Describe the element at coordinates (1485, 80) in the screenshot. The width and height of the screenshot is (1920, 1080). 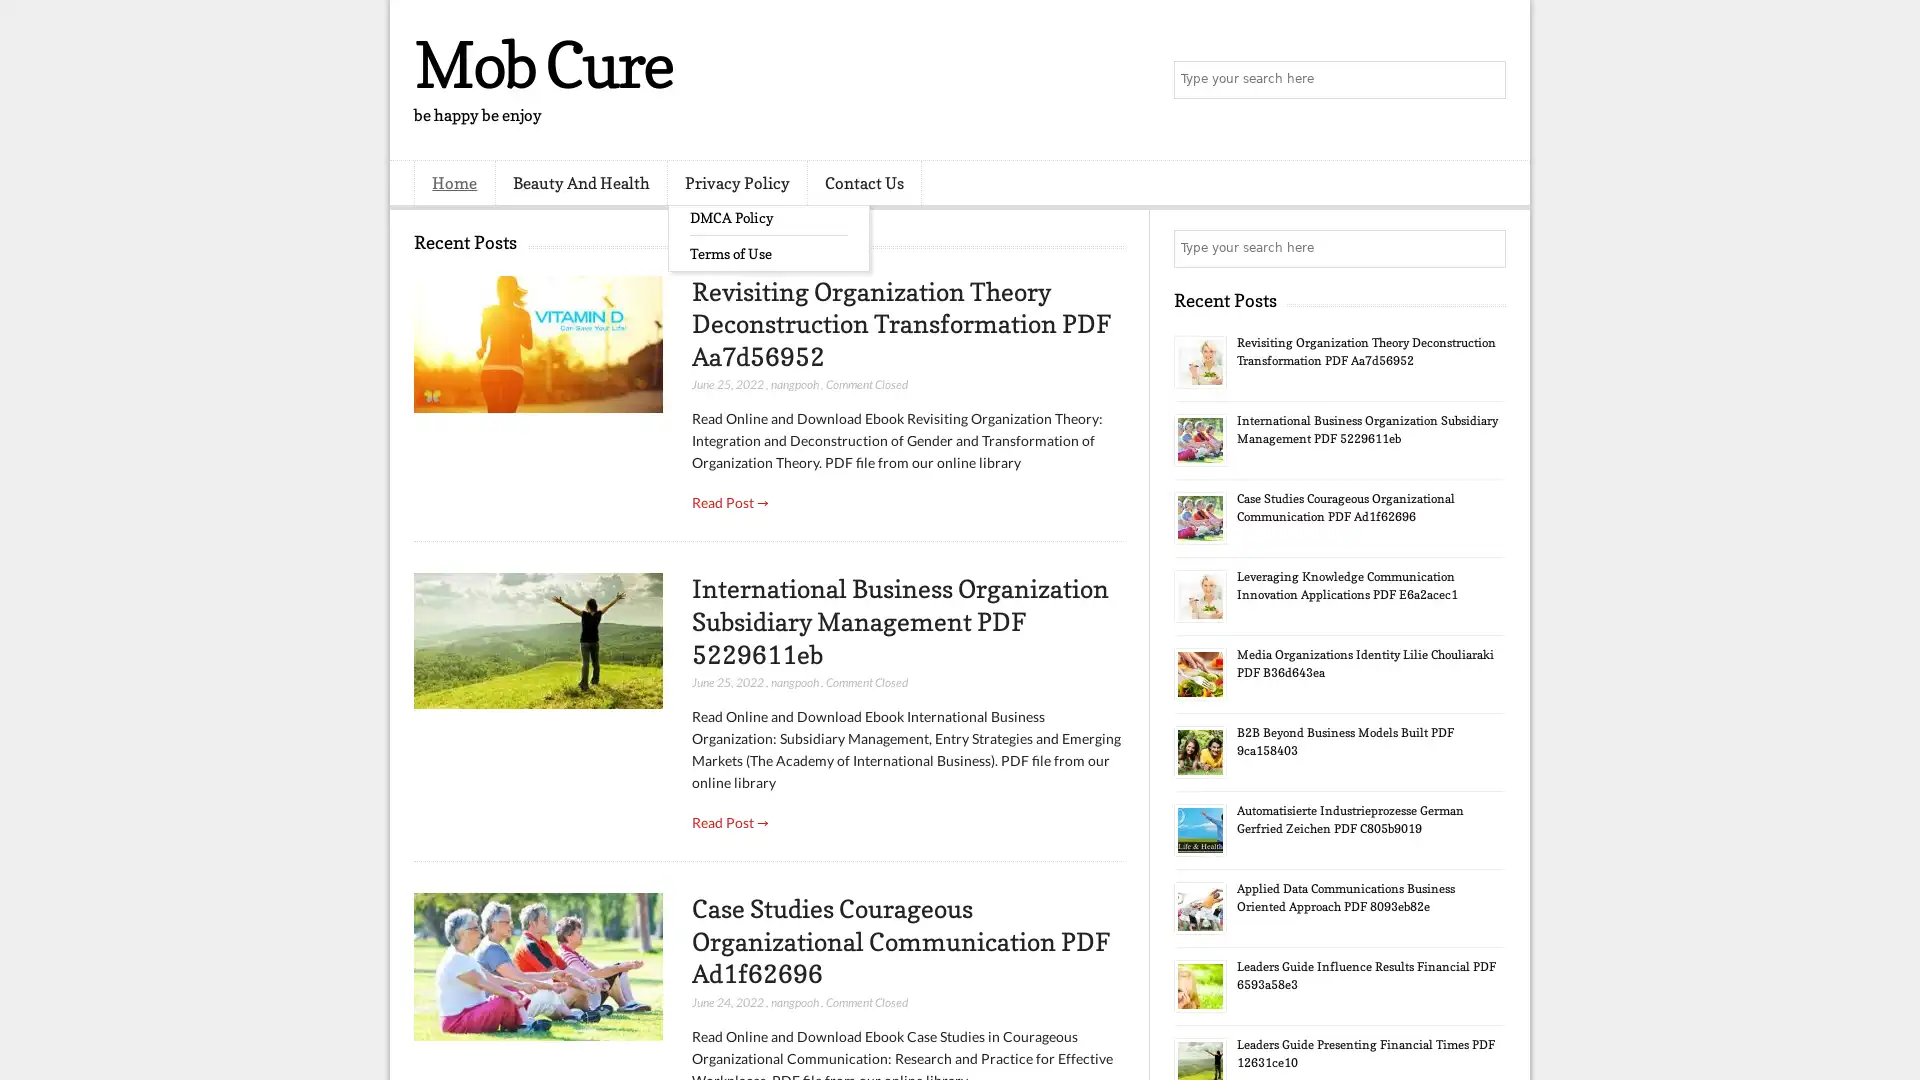
I see `Search` at that location.